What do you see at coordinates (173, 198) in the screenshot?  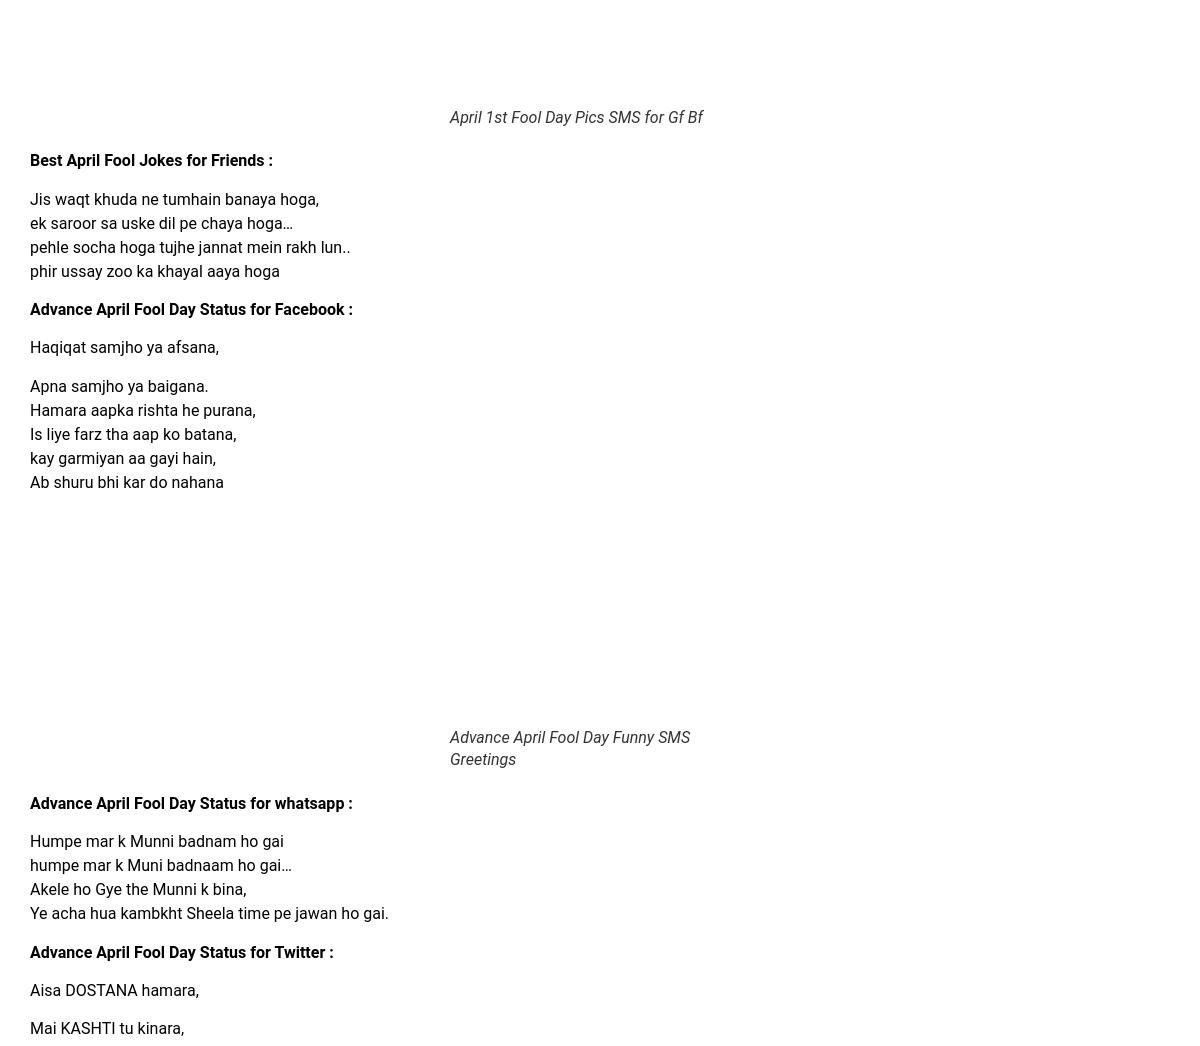 I see `'Jis waqt khuda ne tumhain banaya hoga,'` at bounding box center [173, 198].